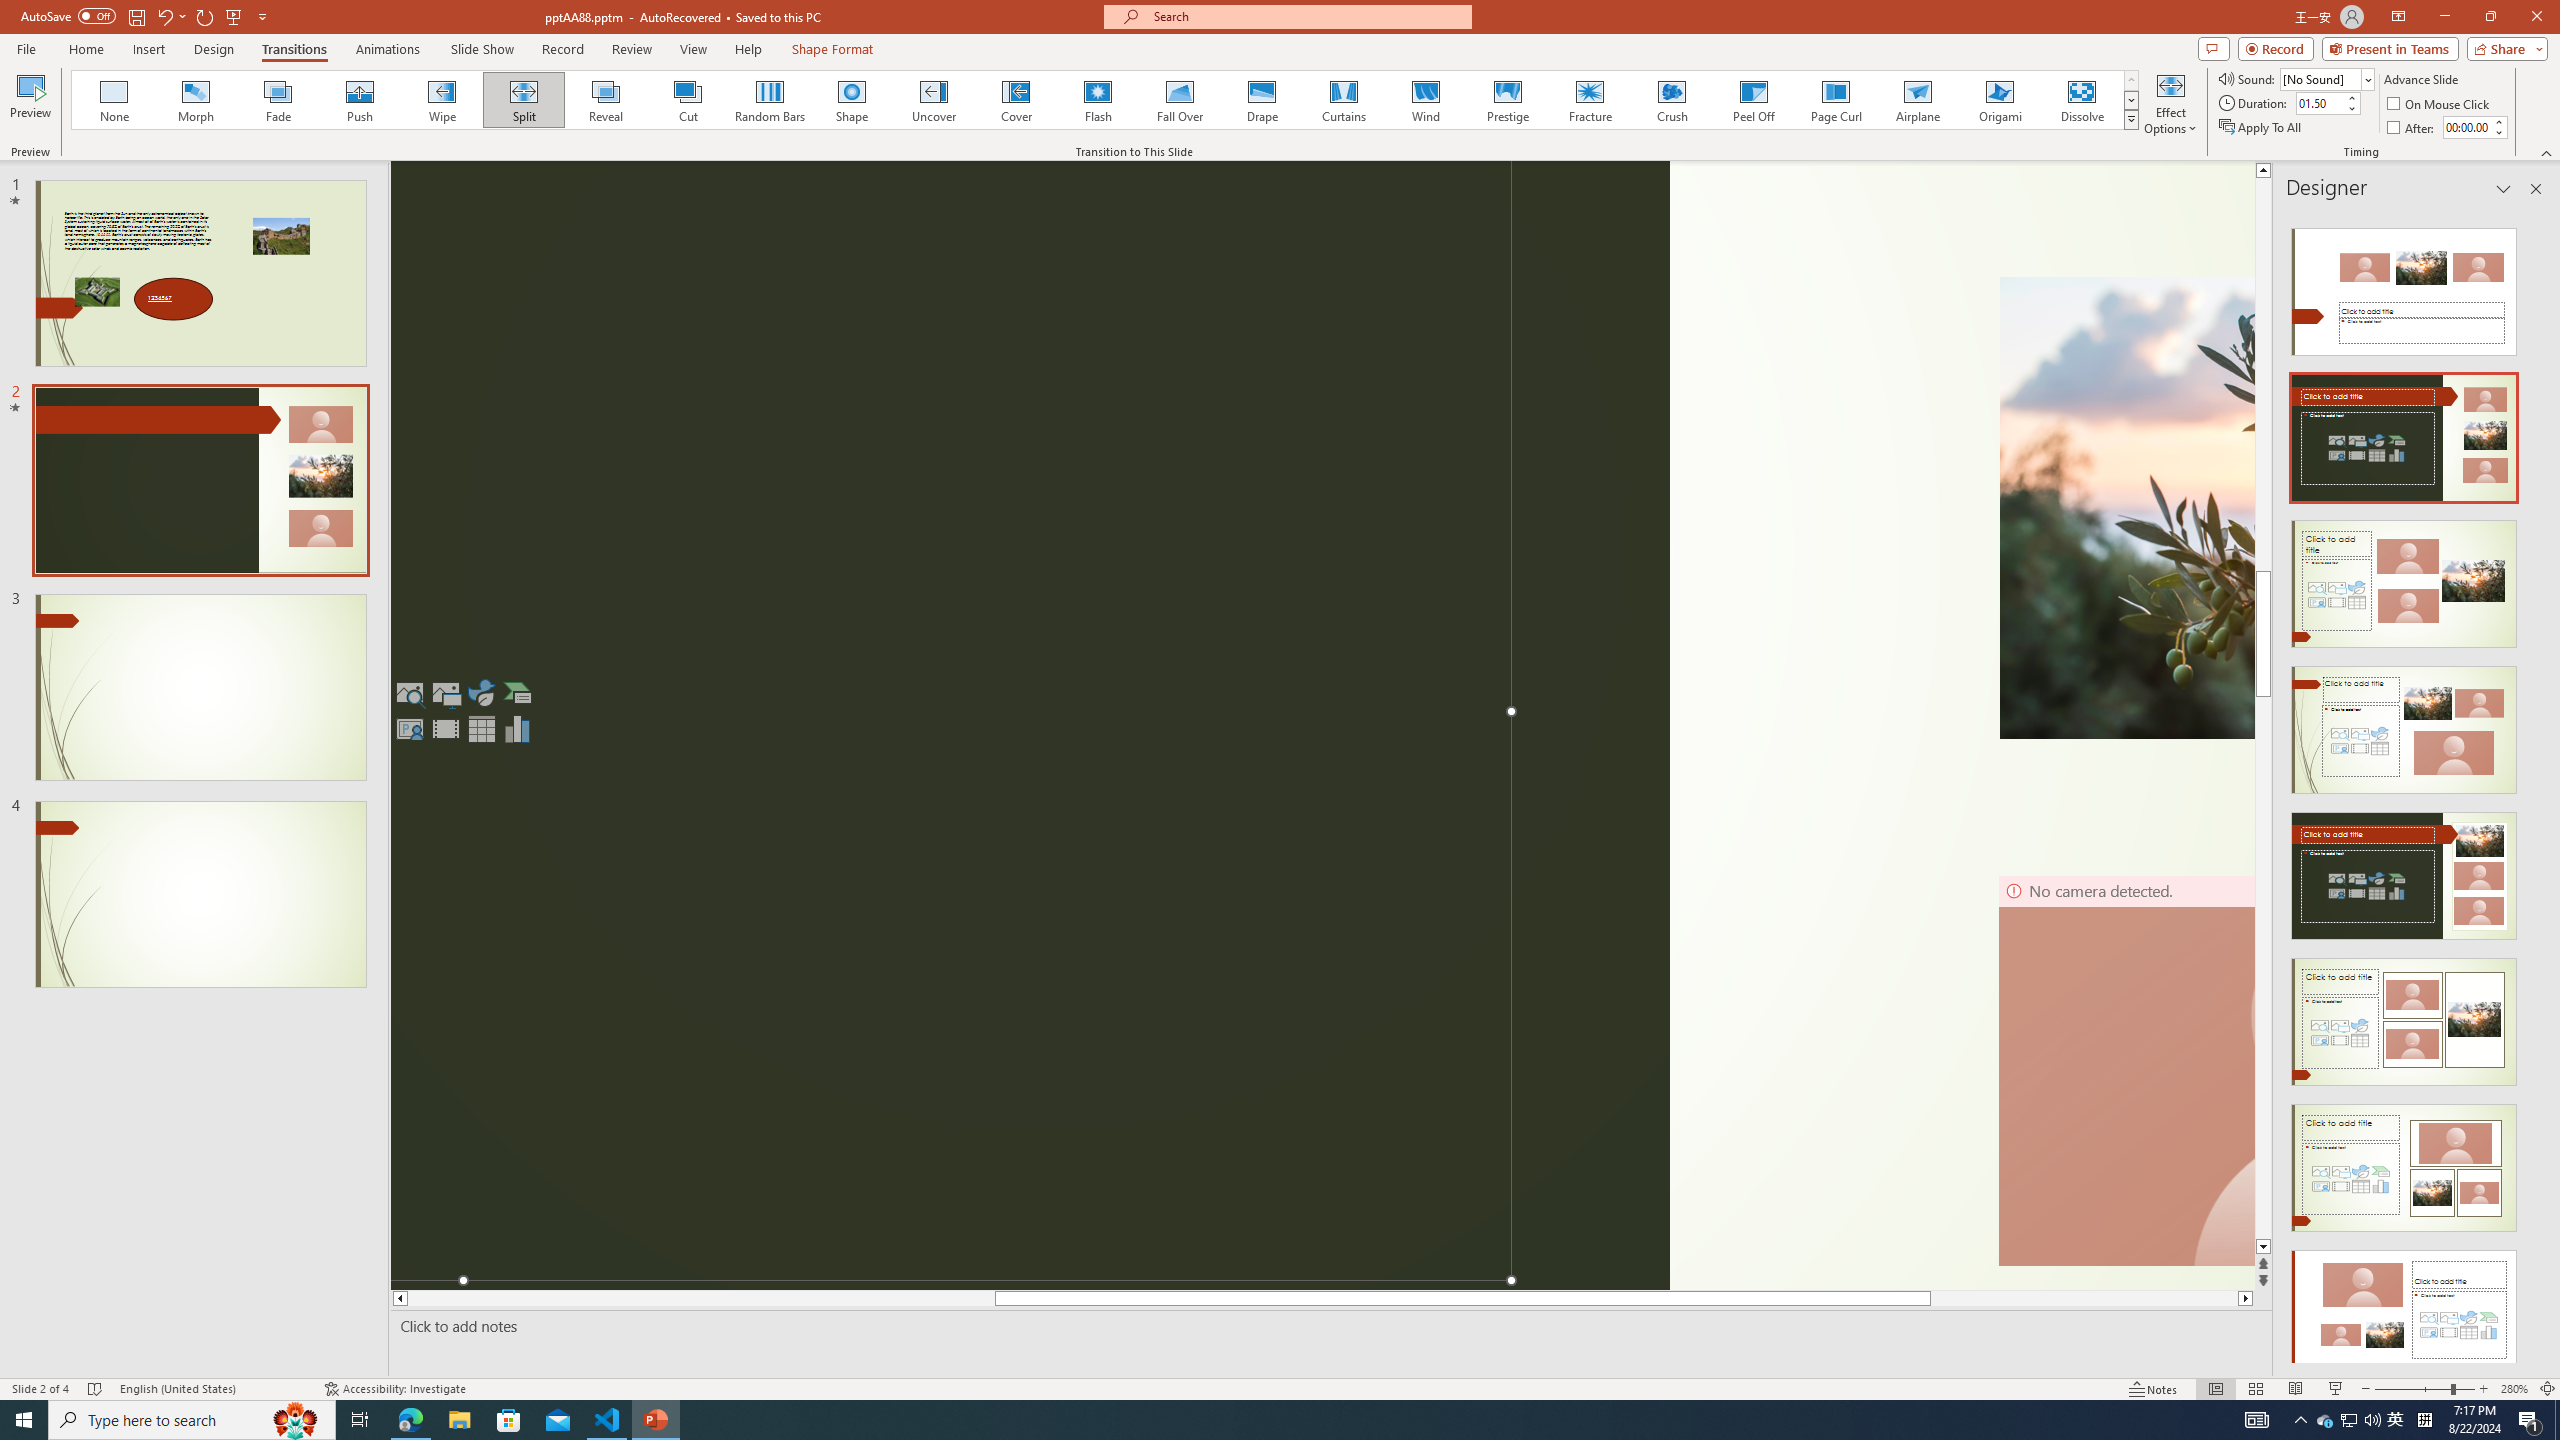 The height and width of the screenshot is (1440, 2560). I want to click on 'On Mouse Click', so click(2438, 103).